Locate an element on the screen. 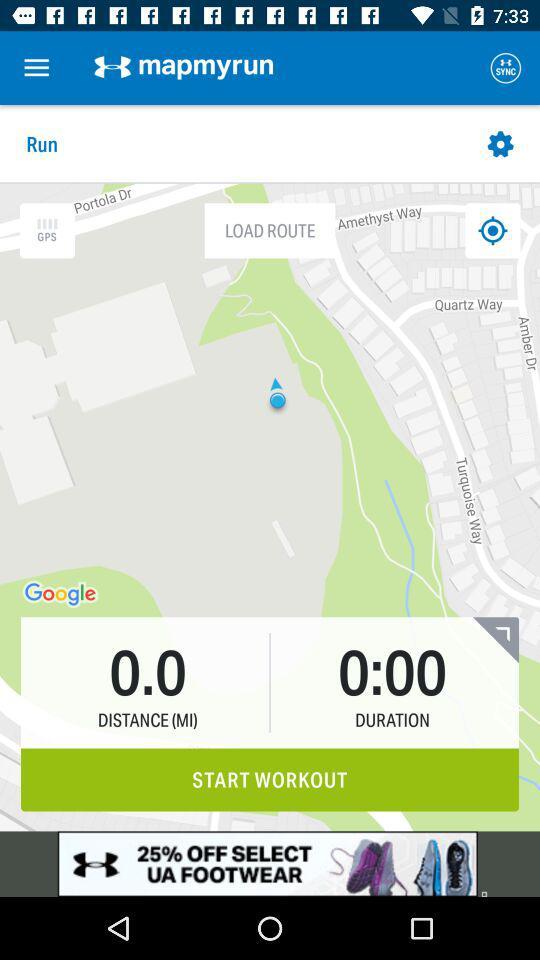 The height and width of the screenshot is (960, 540). zoom in location is located at coordinates (47, 230).